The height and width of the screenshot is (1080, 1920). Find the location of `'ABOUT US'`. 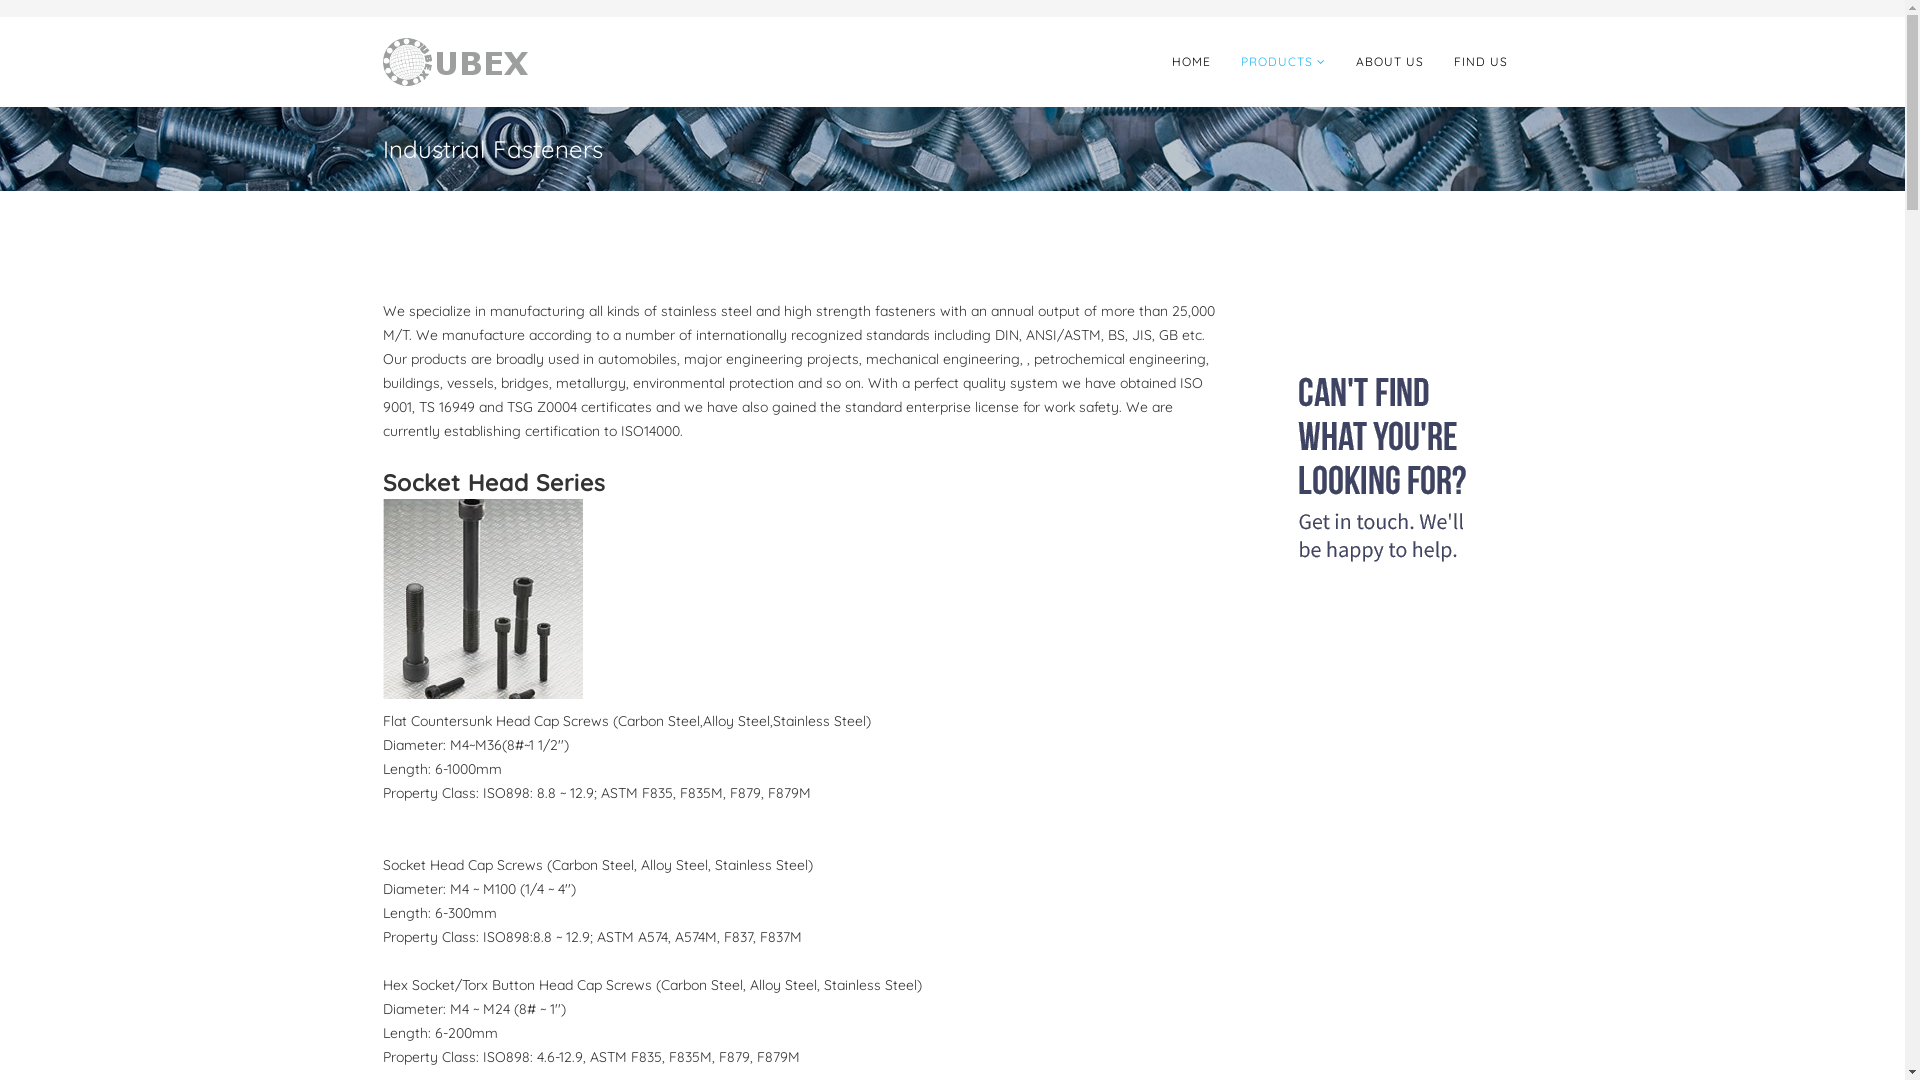

'ABOUT US' is located at coordinates (1339, 60).